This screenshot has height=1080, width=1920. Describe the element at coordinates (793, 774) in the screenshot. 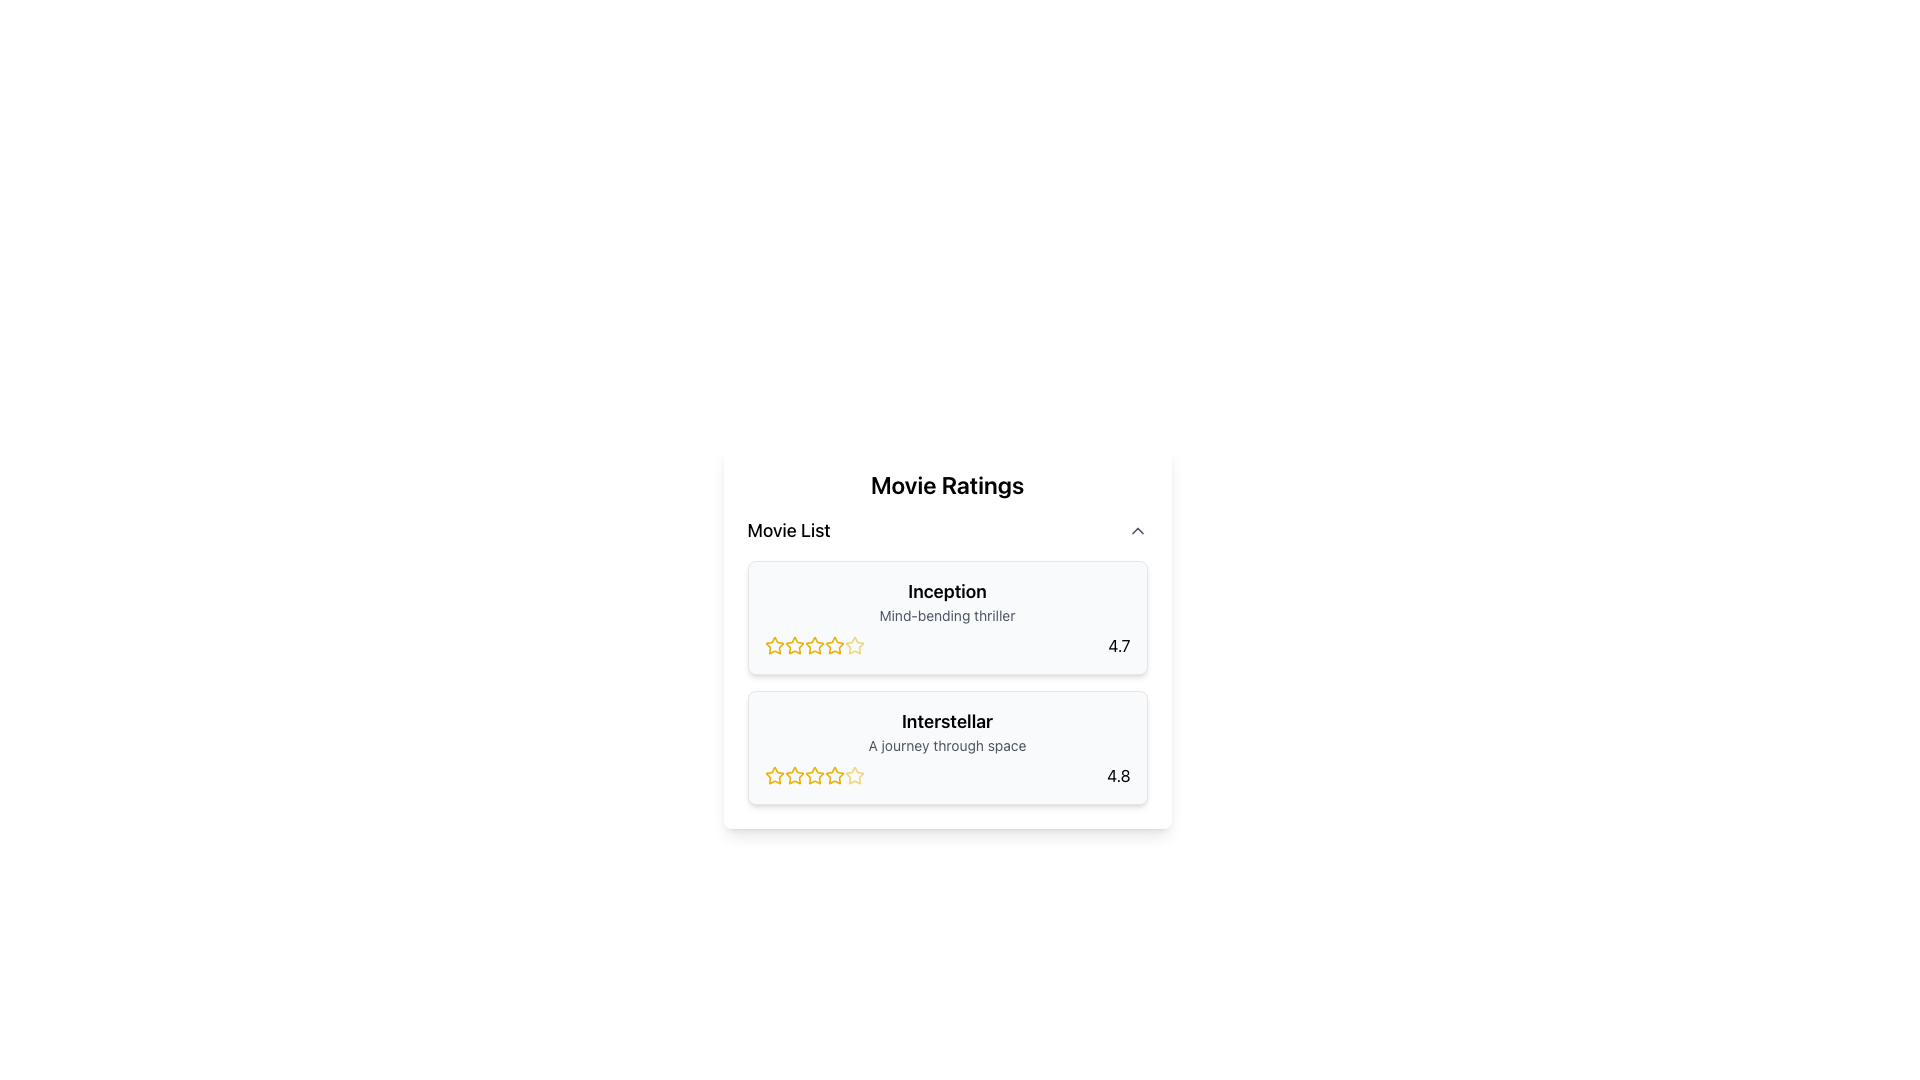

I see `the filled yellow star icon, which is the second star in the rating system for the movie 'Interstellar: A journey through space'` at that location.